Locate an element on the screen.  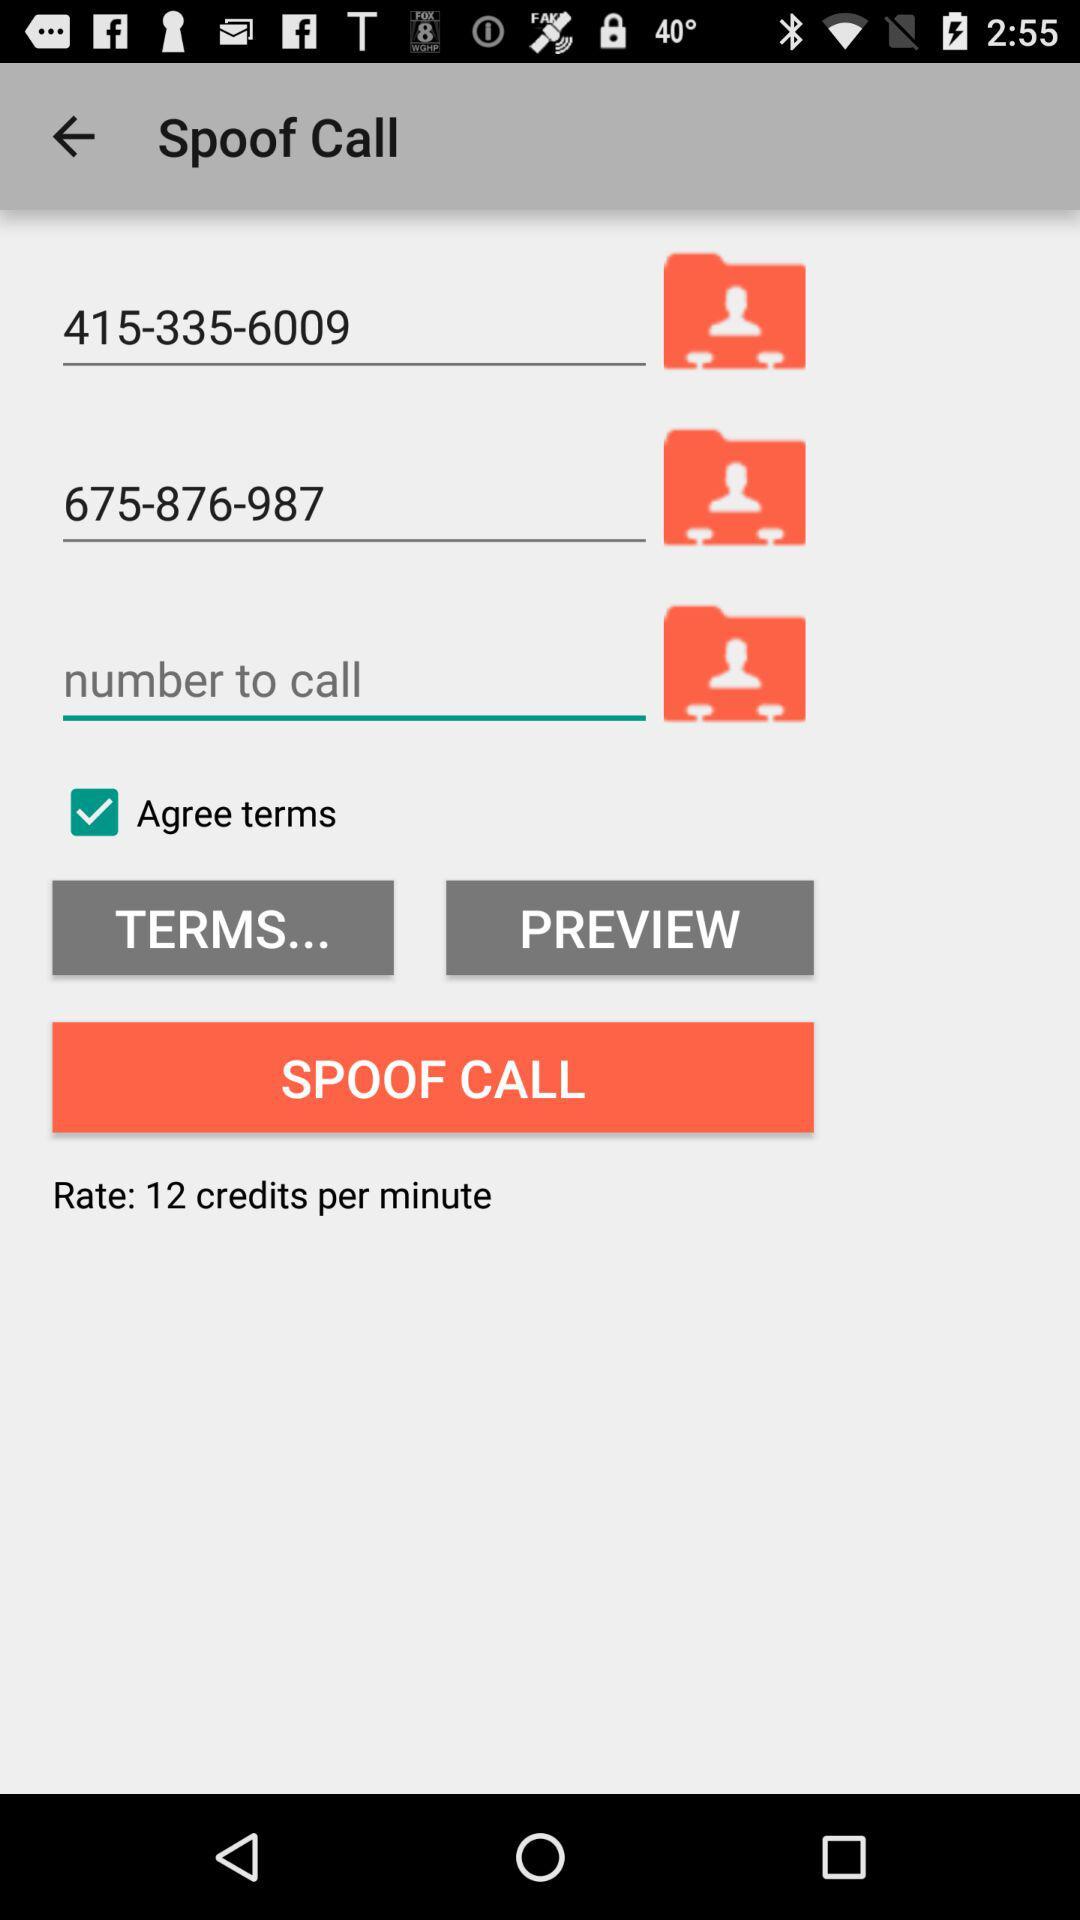
the preview item is located at coordinates (628, 926).